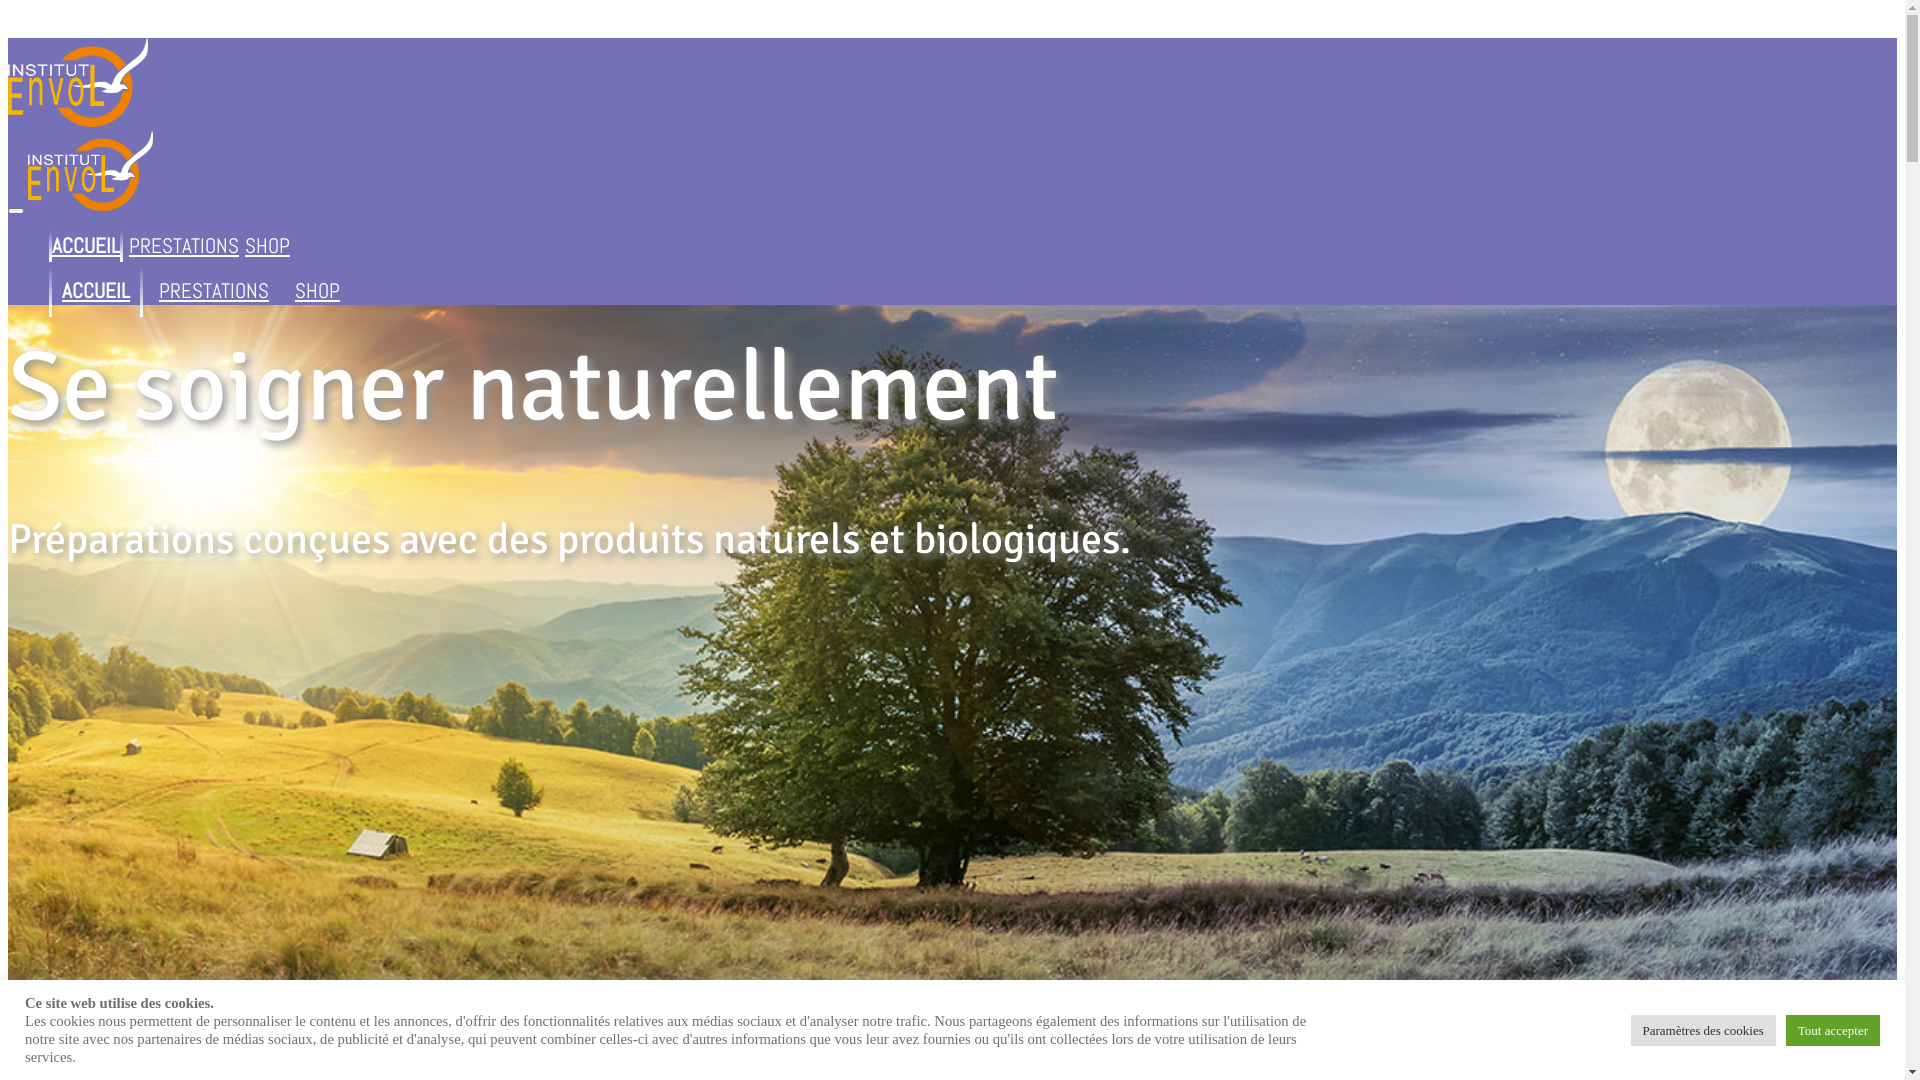 The image size is (1920, 1080). What do you see at coordinates (85, 244) in the screenshot?
I see `'ACCUEIL'` at bounding box center [85, 244].